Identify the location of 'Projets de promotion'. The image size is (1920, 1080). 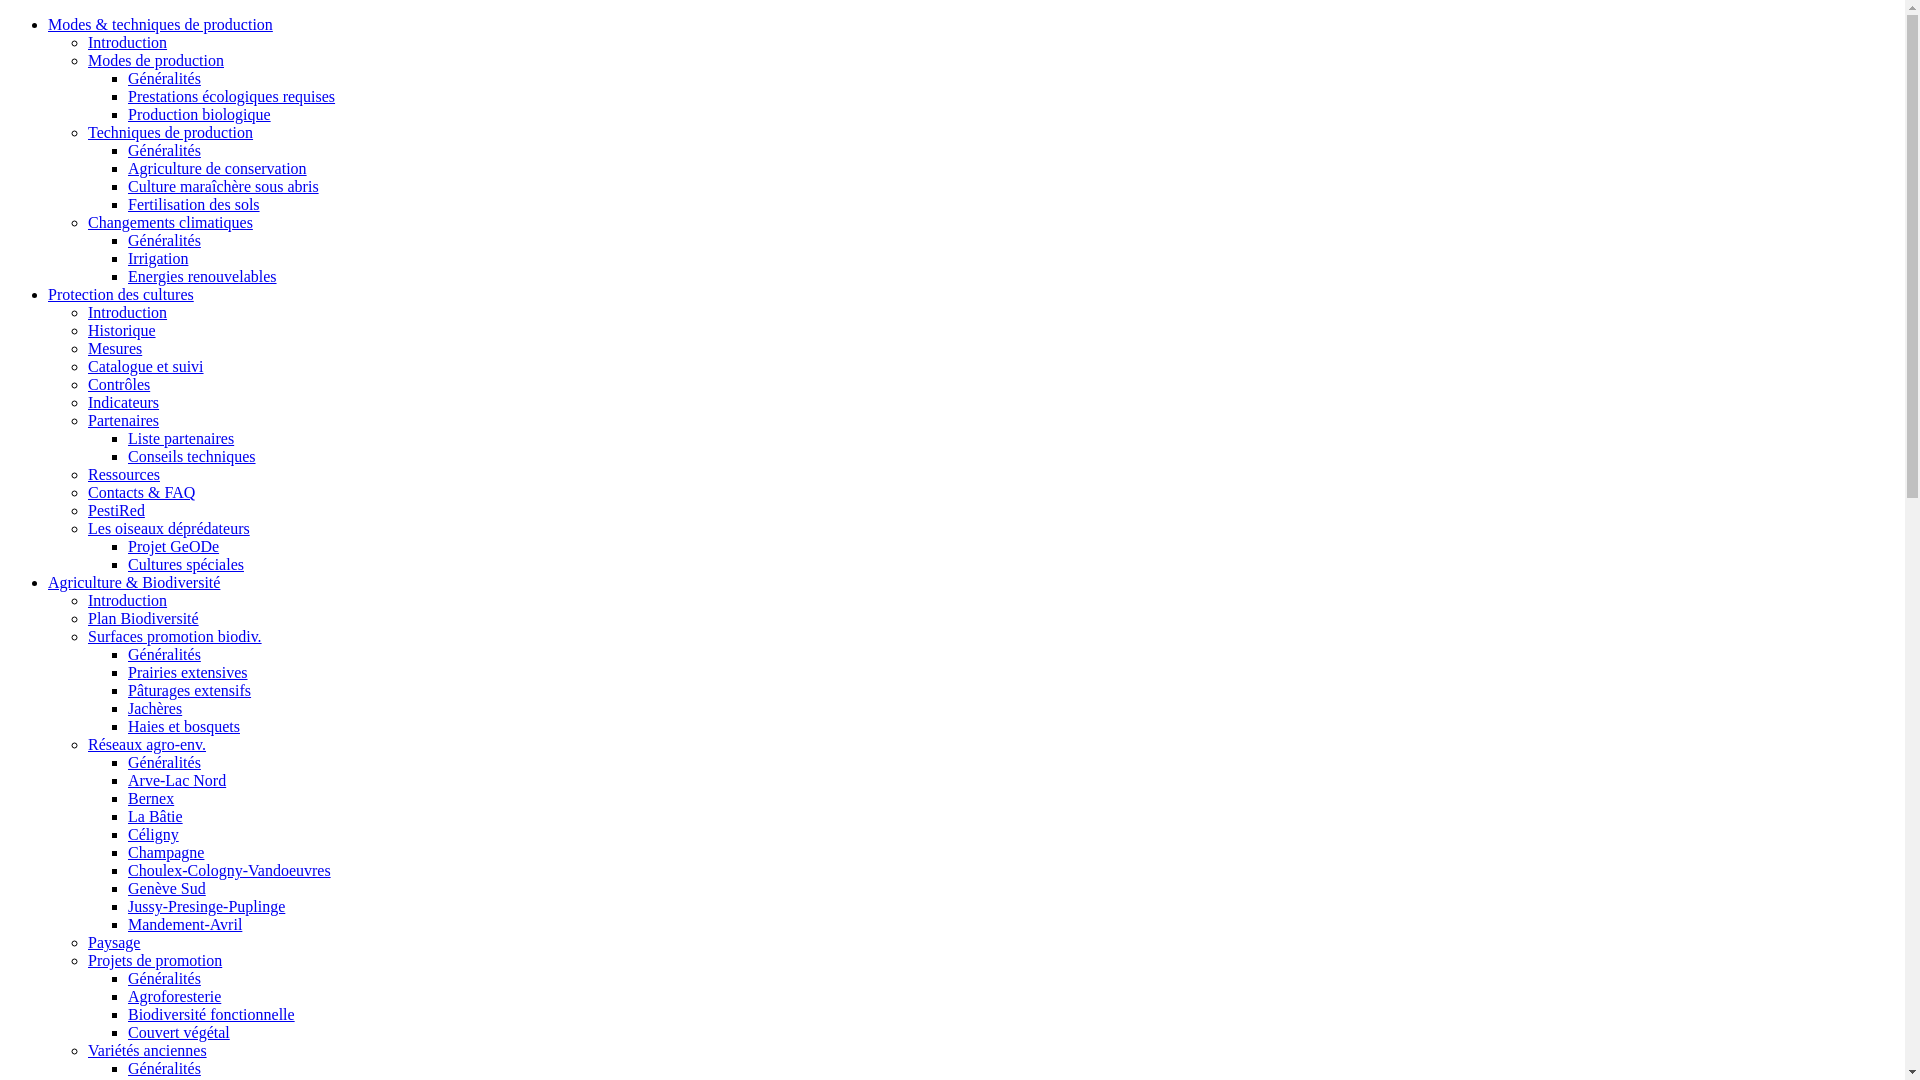
(153, 959).